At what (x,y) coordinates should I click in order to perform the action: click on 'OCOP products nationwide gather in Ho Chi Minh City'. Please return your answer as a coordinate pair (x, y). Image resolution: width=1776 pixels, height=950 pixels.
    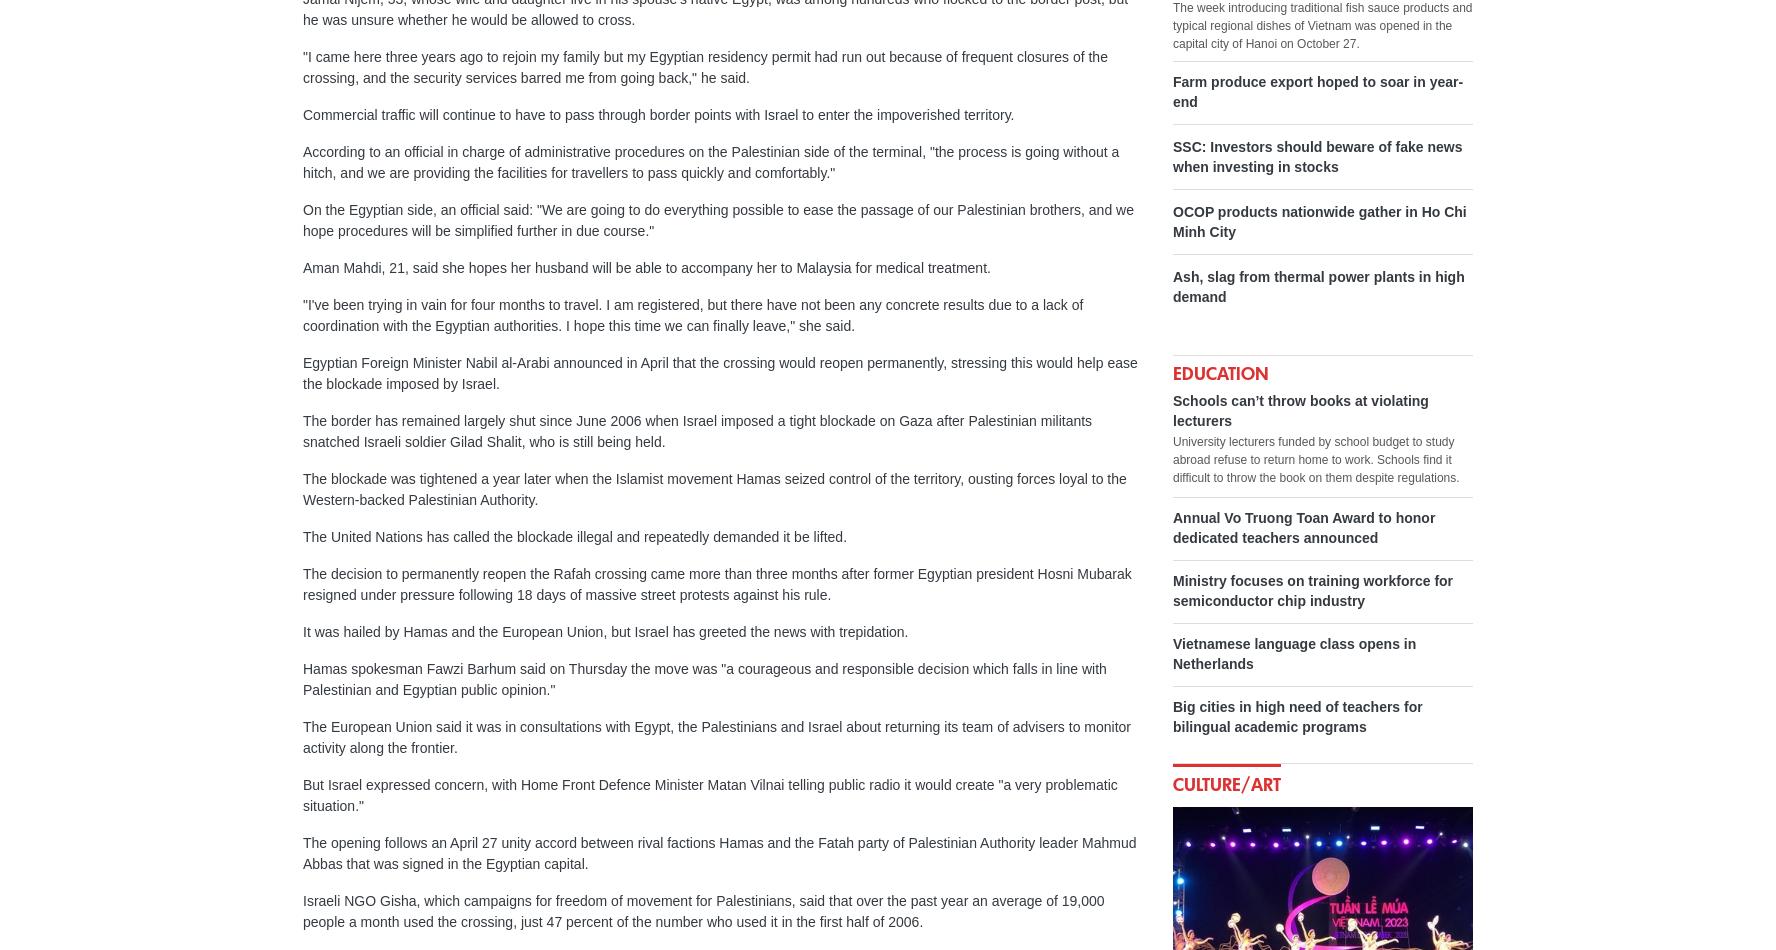
    Looking at the image, I should click on (1173, 222).